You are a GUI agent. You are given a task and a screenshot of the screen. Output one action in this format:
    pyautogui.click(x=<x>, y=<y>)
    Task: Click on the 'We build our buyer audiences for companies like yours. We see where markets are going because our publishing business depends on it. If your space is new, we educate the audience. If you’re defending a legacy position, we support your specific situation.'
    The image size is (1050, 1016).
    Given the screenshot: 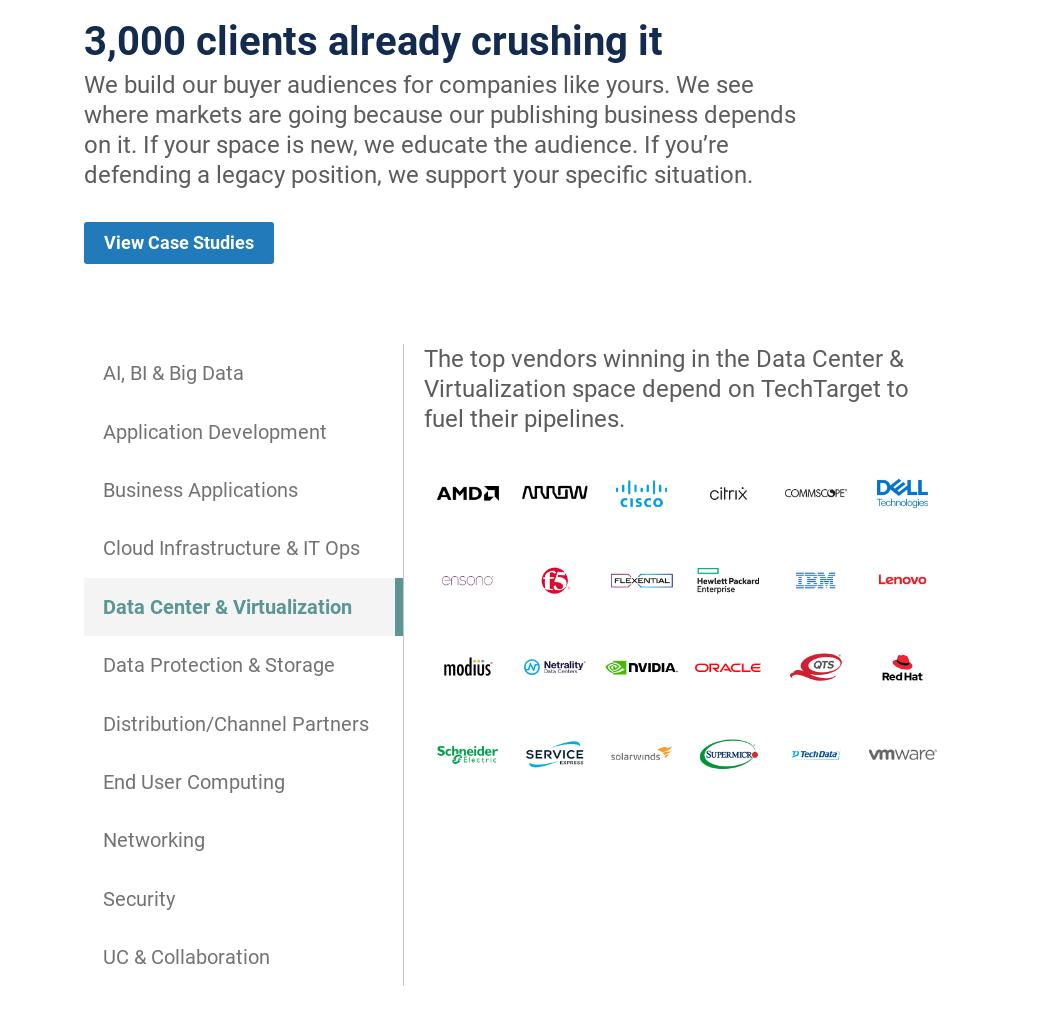 What is the action you would take?
    pyautogui.click(x=438, y=129)
    